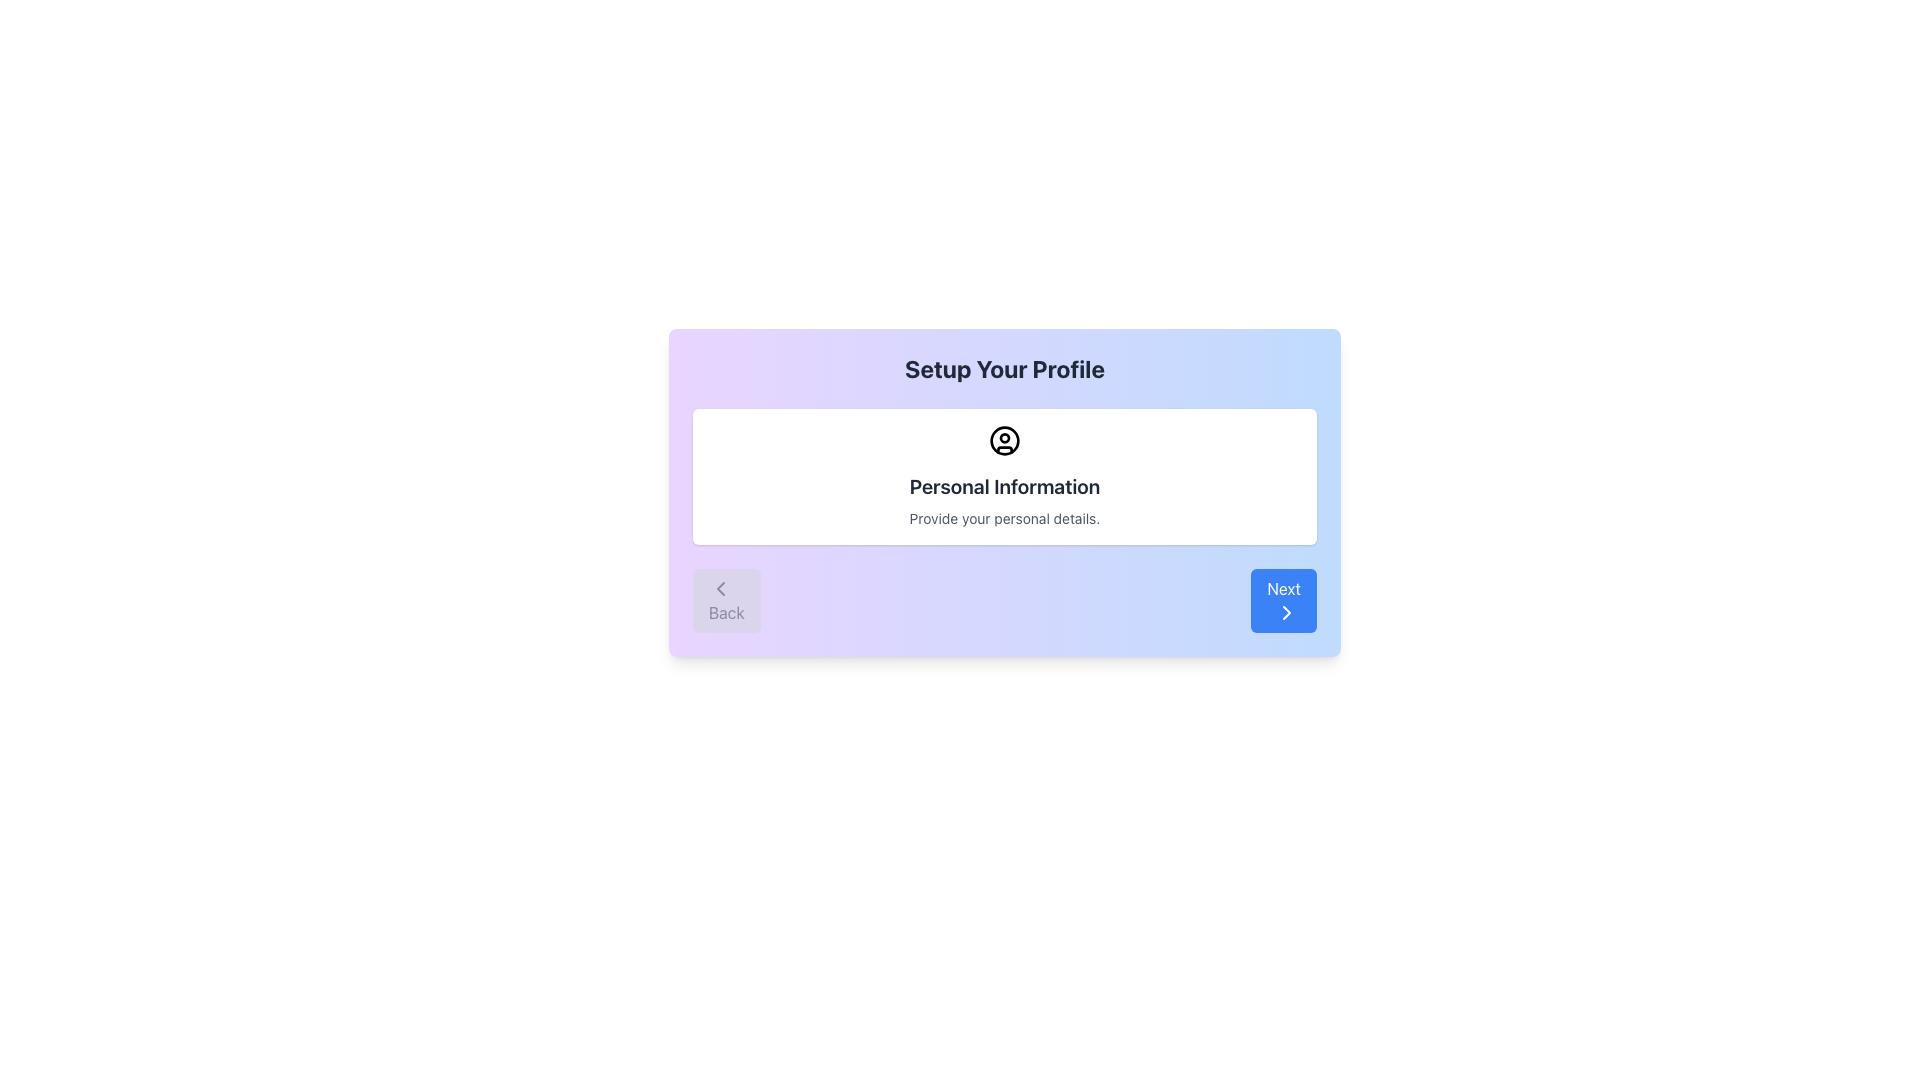  Describe the element at coordinates (1004, 486) in the screenshot. I see `the 'Personal Information' text label, which serves as a heading indicating the section for personal details, located in the middle section of the card` at that location.